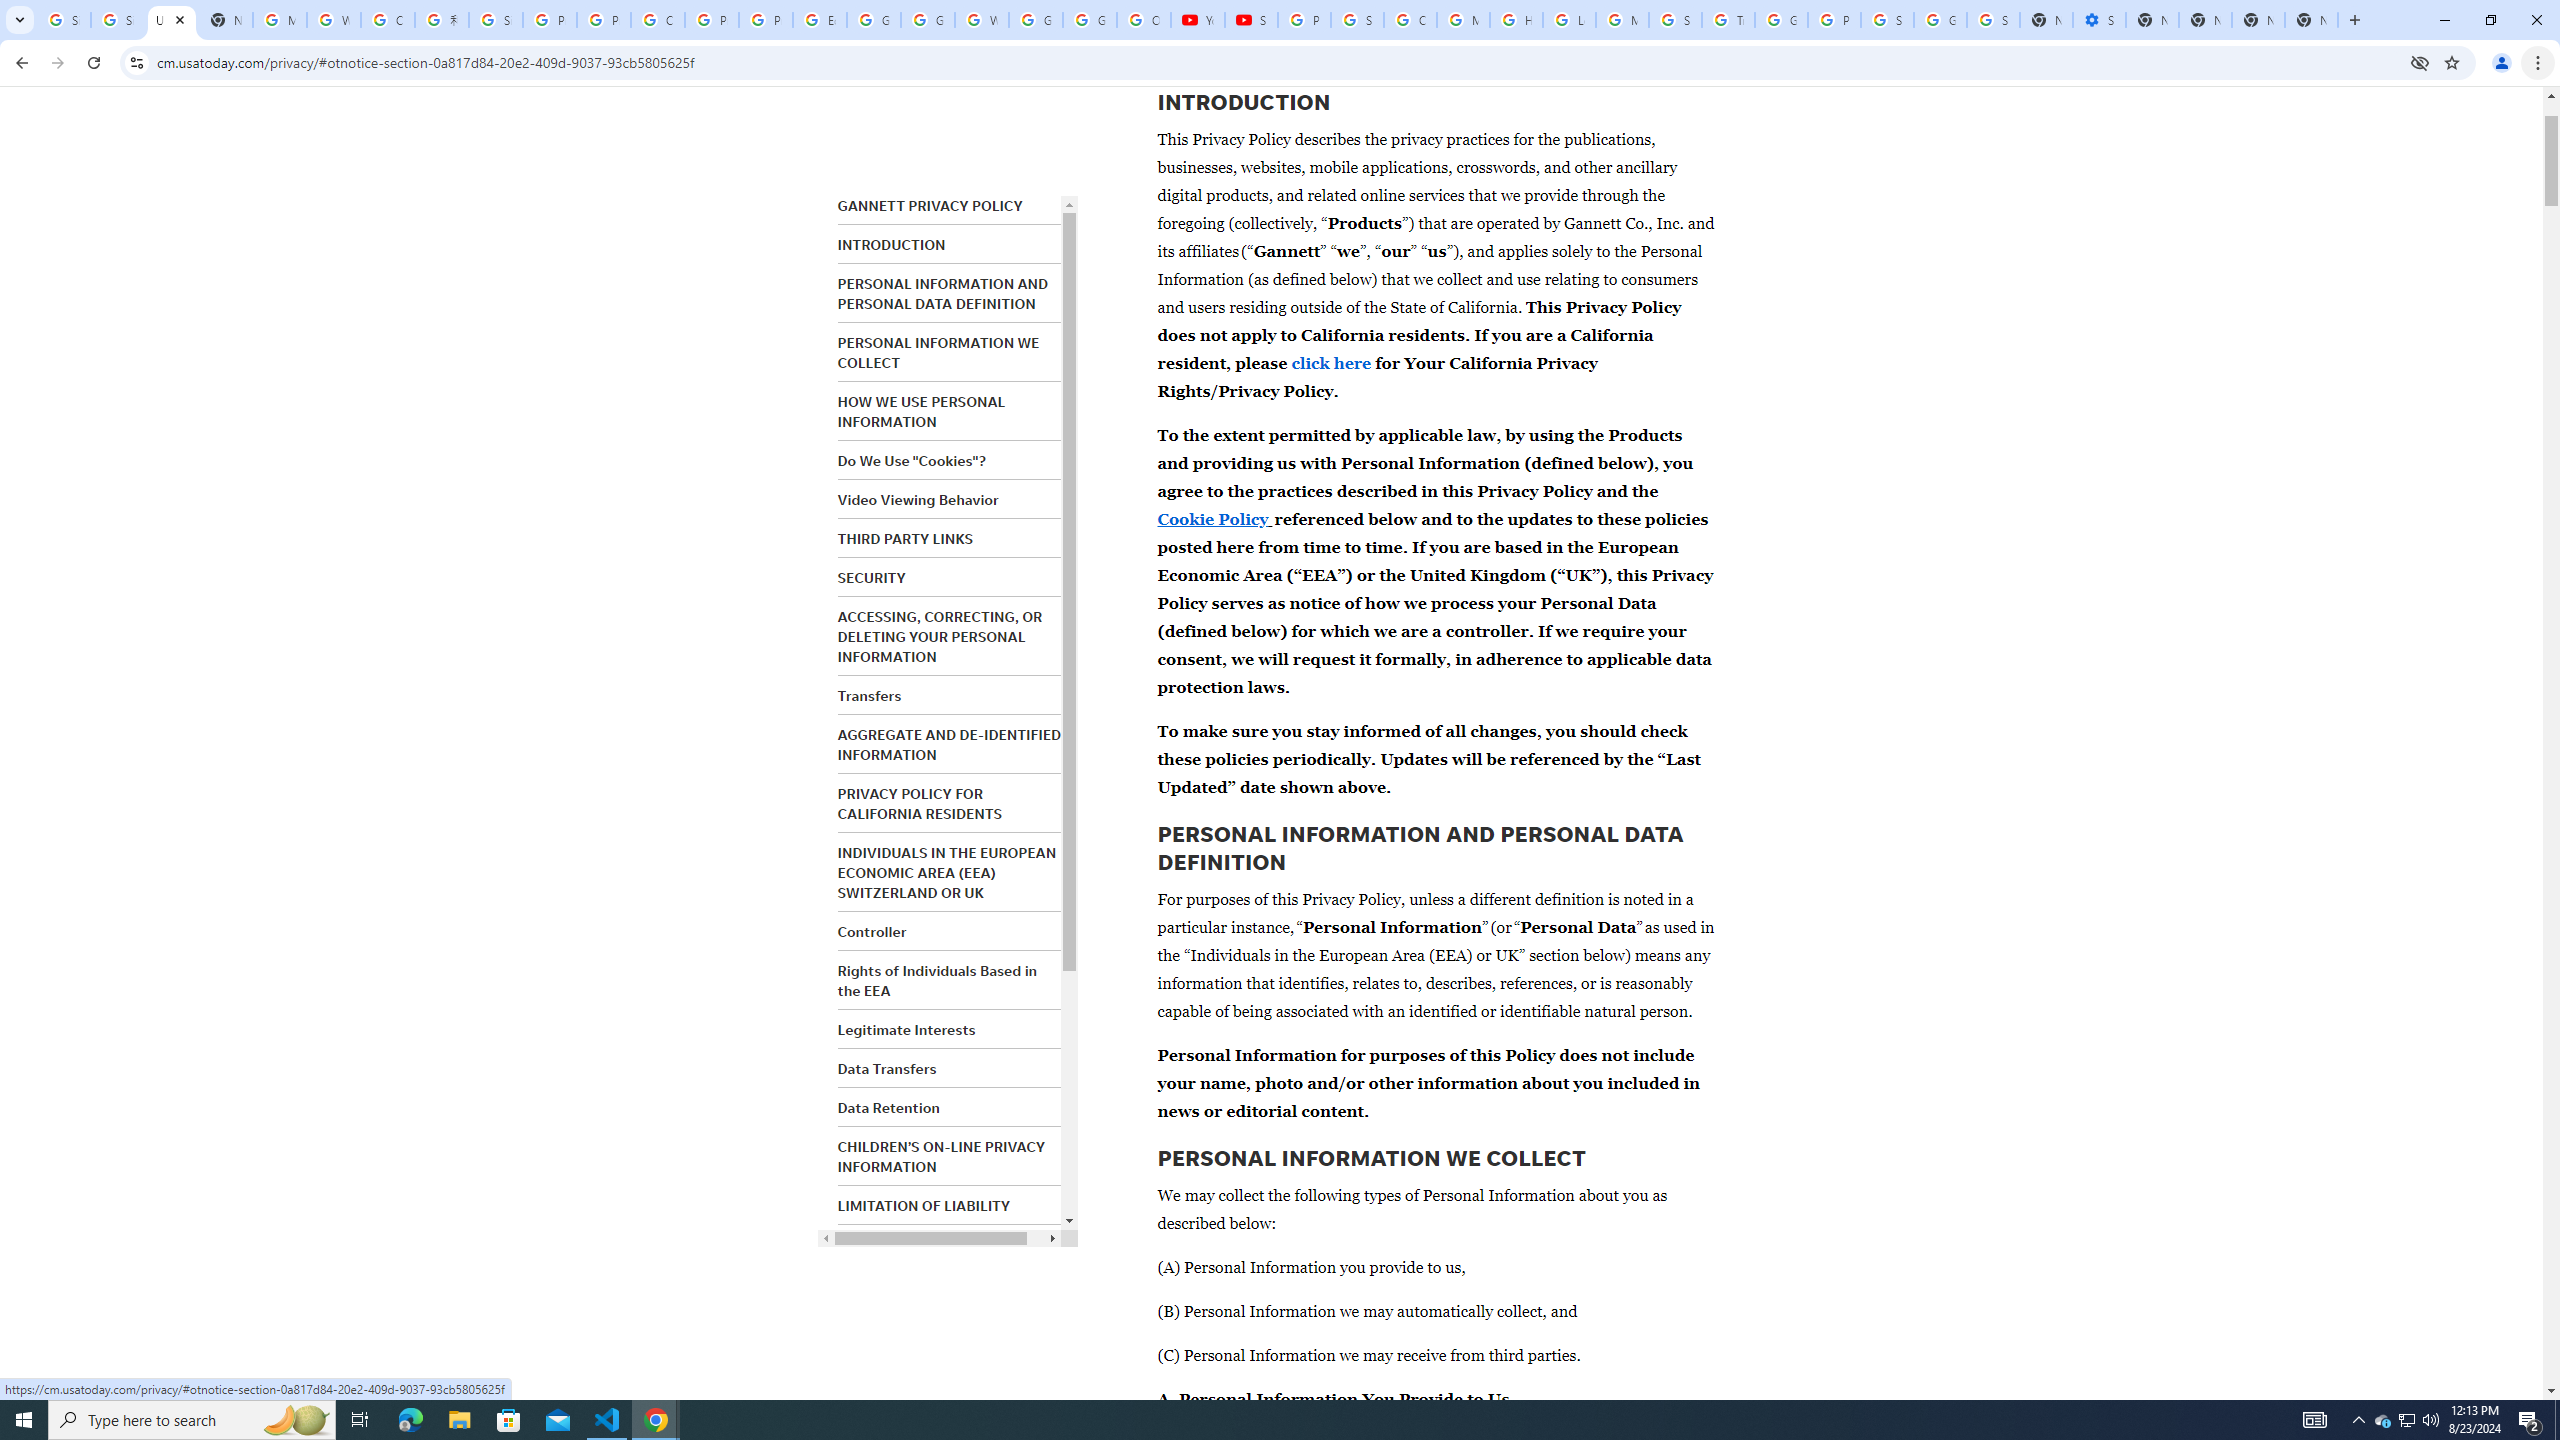 Image resolution: width=2560 pixels, height=1440 pixels. Describe the element at coordinates (937, 352) in the screenshot. I see `'PERSONAL INFORMATION WE COLLECT'` at that location.